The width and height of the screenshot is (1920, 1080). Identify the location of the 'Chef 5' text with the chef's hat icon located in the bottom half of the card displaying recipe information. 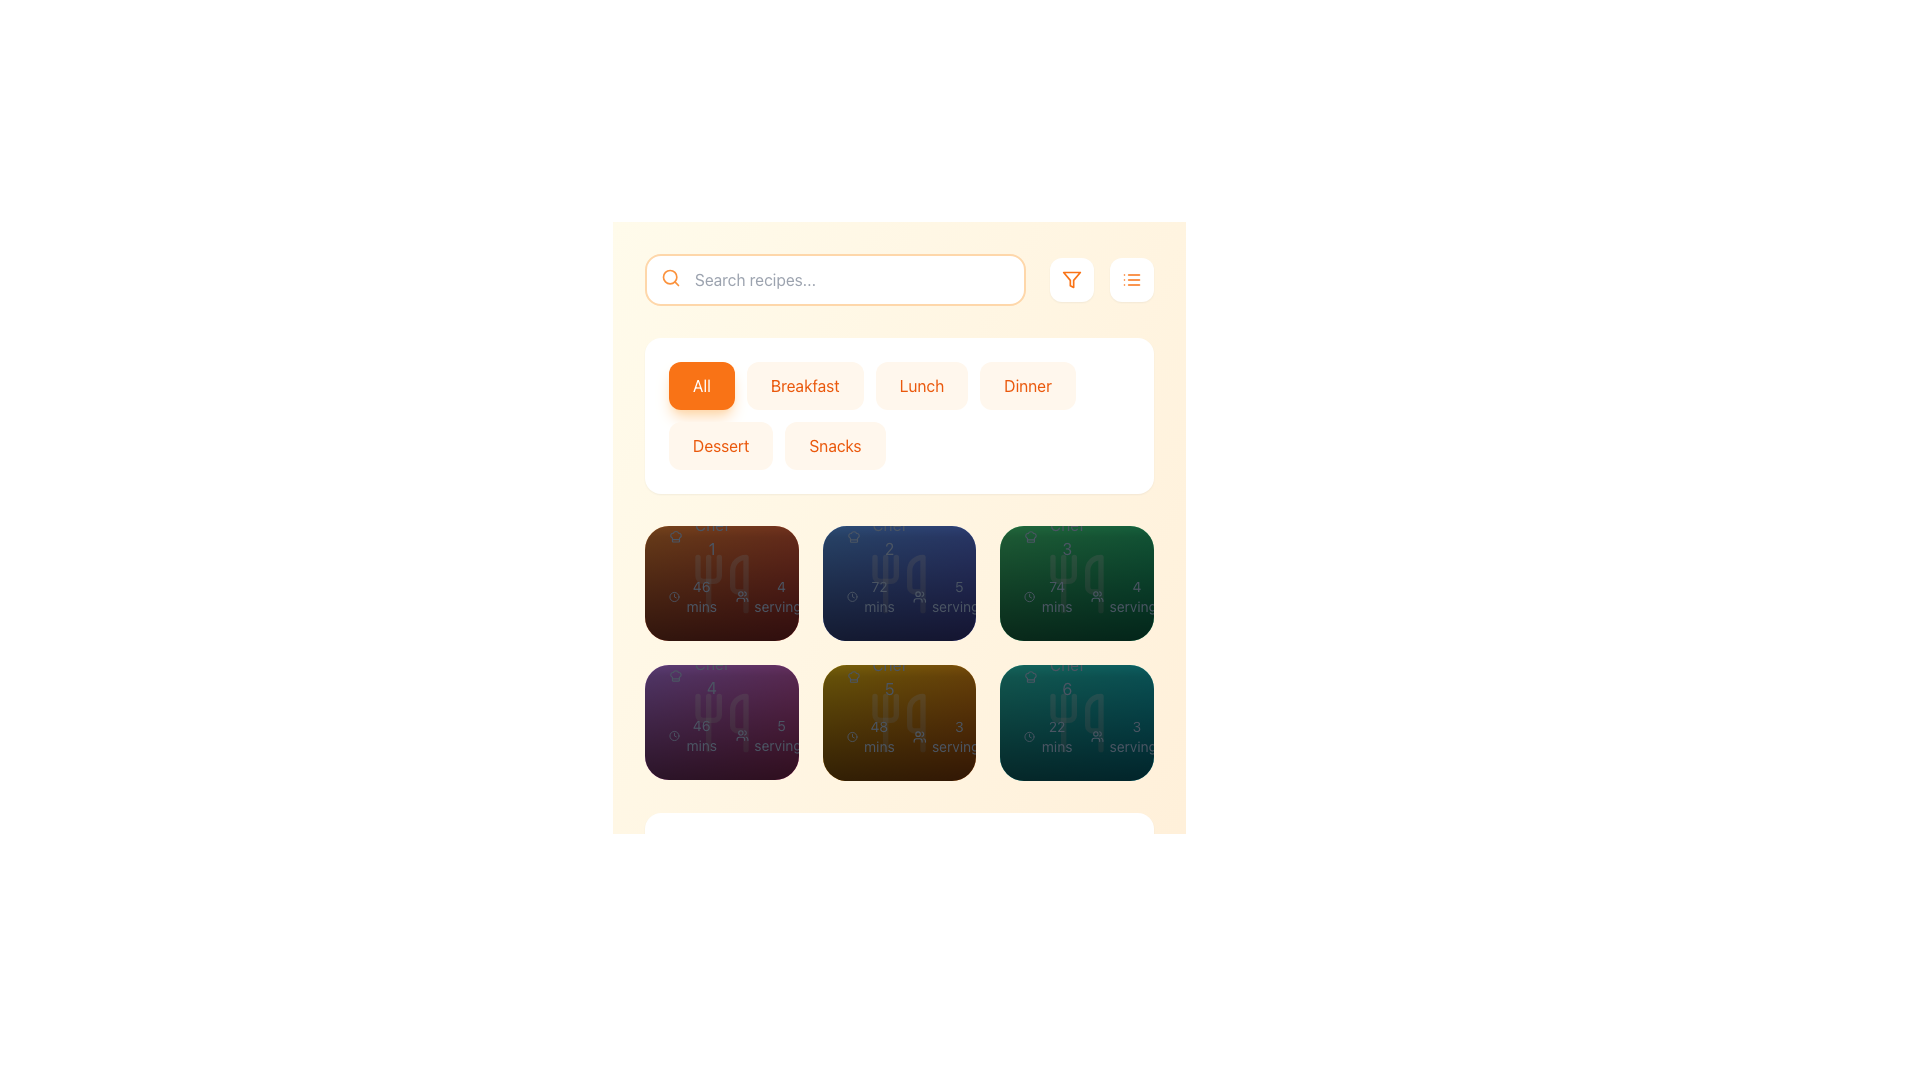
(878, 675).